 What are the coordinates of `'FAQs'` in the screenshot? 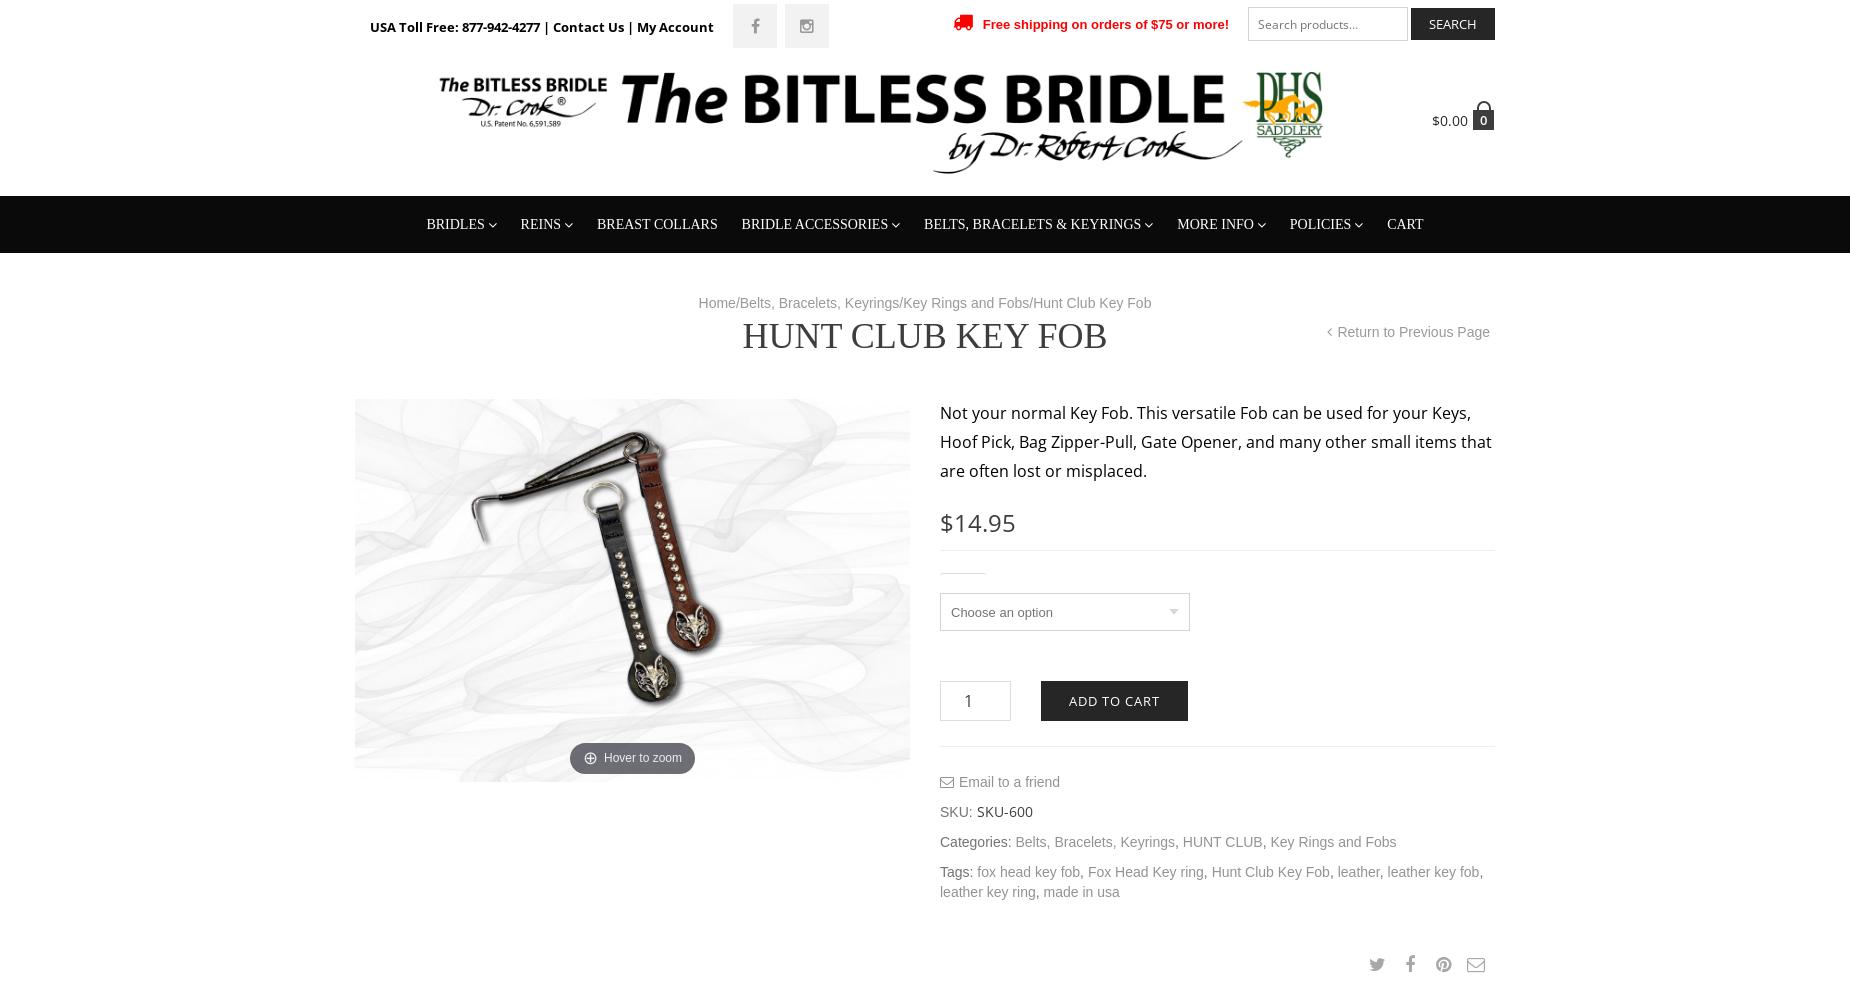 It's located at (1203, 466).